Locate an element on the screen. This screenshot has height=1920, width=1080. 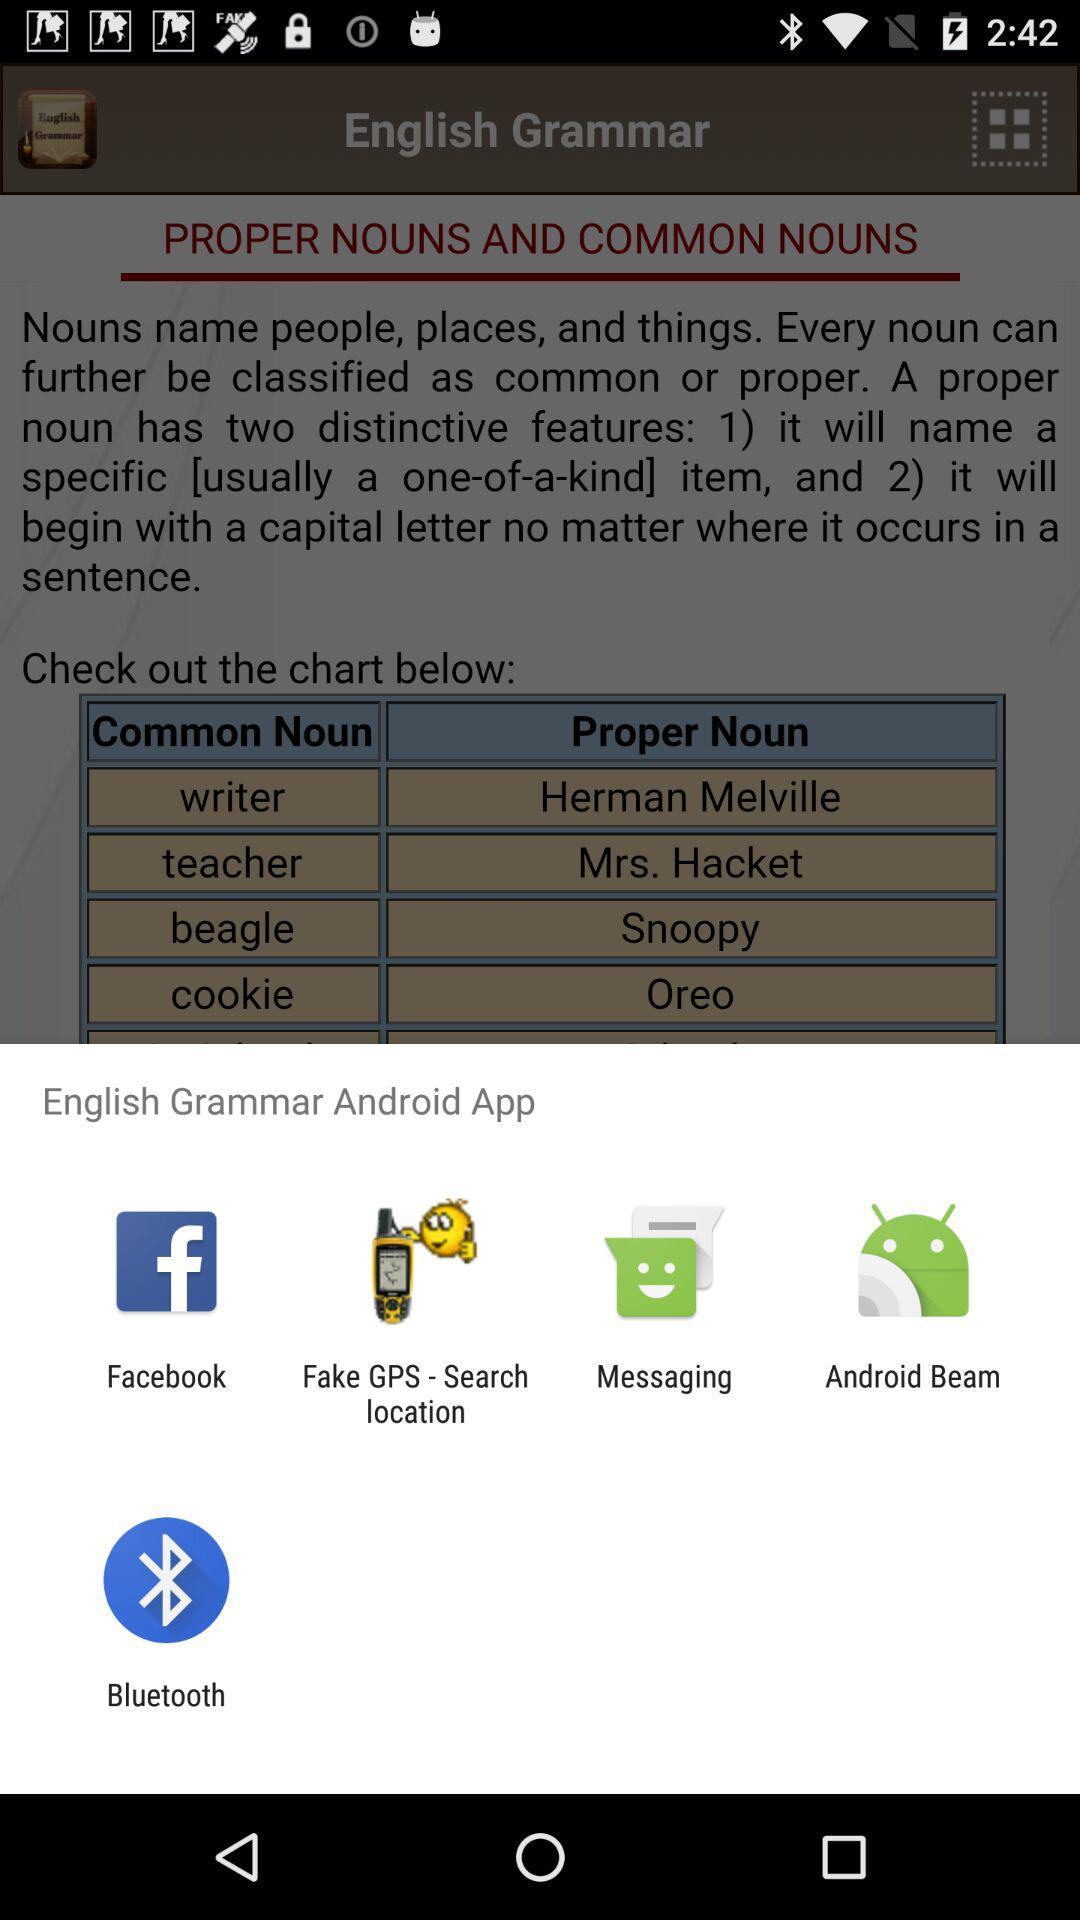
the item next to the fake gps search is located at coordinates (165, 1392).